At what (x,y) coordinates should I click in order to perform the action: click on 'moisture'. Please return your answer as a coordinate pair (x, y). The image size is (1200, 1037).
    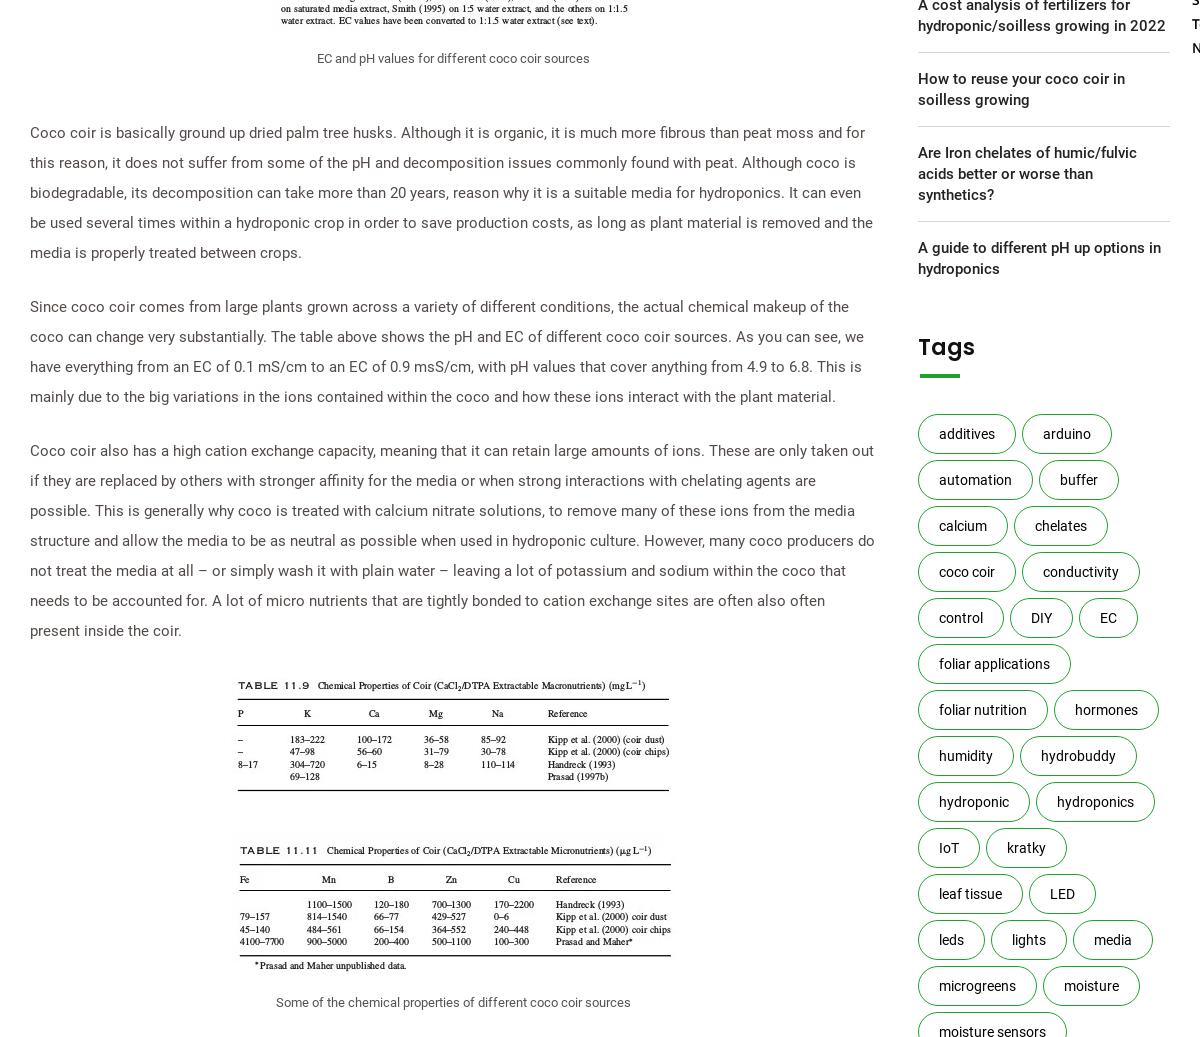
    Looking at the image, I should click on (1089, 985).